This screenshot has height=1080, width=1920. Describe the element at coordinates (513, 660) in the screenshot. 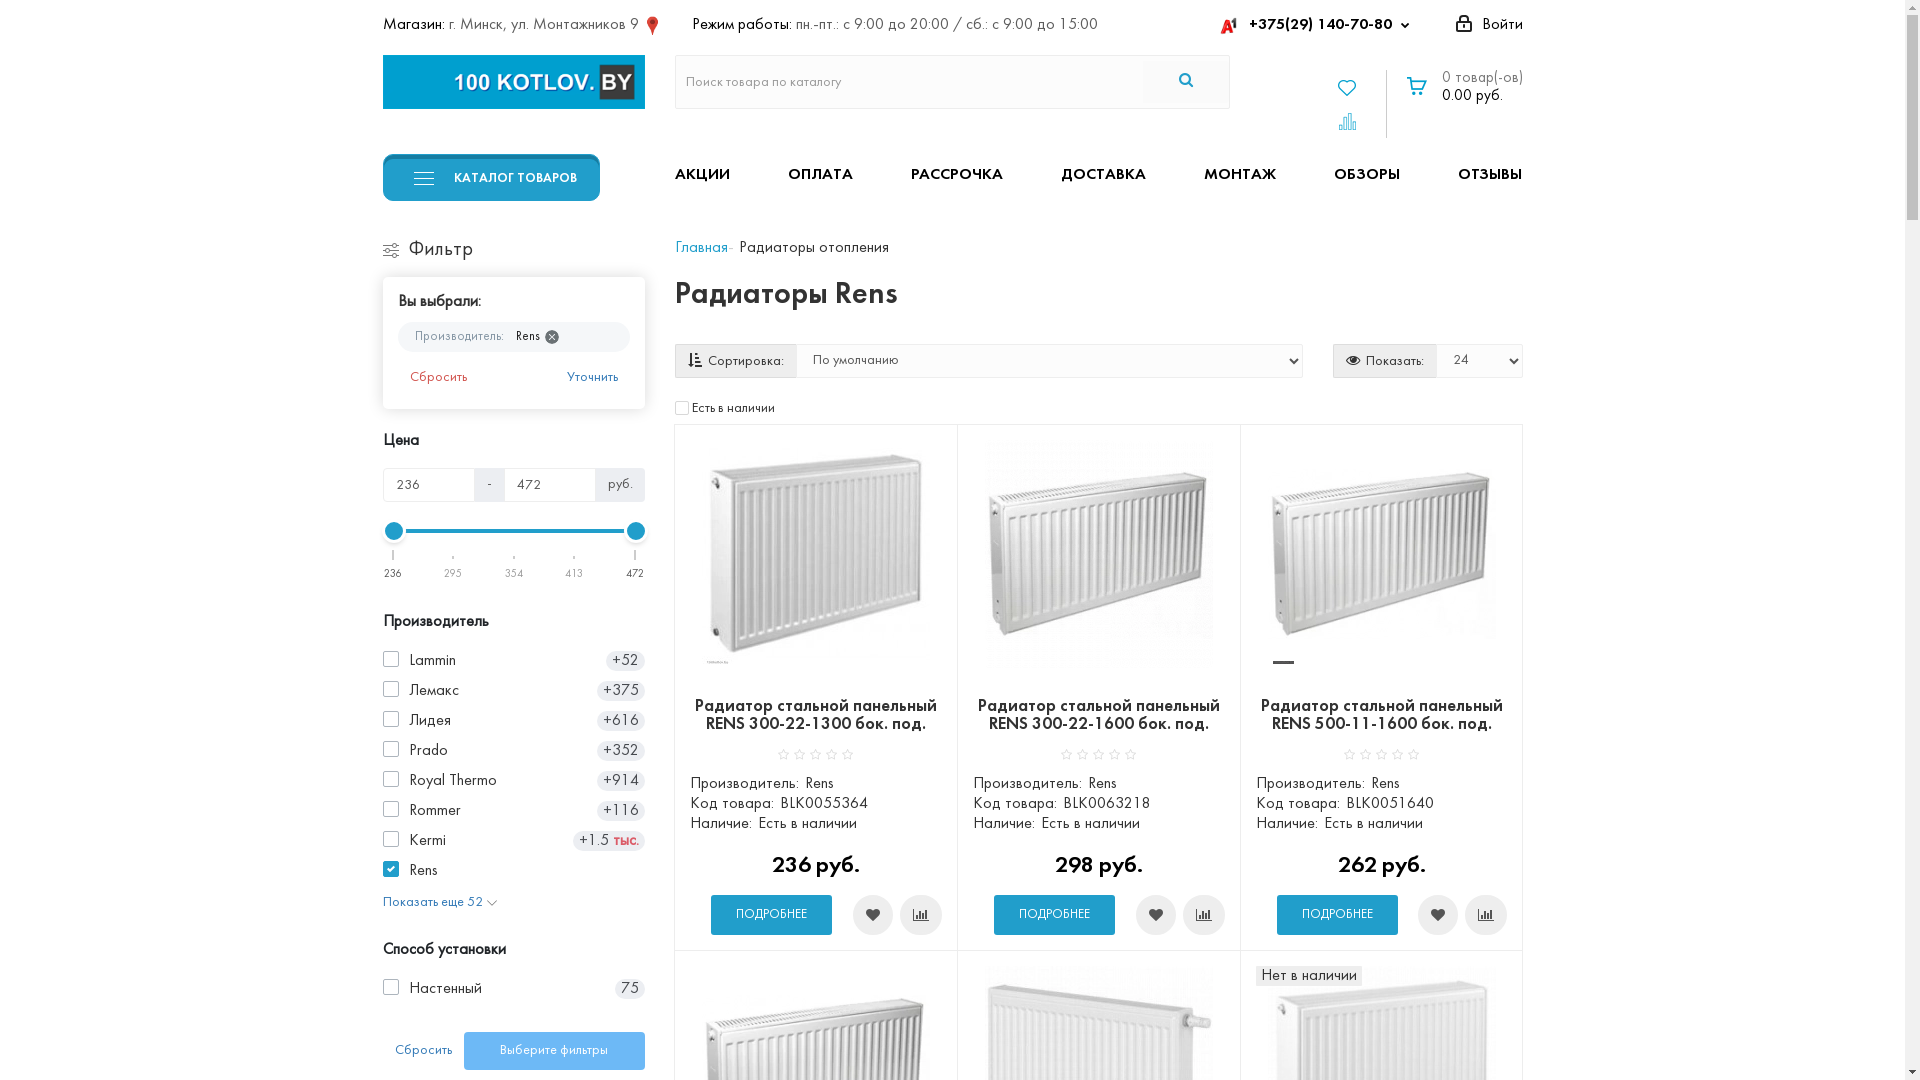

I see `'Lammin` at that location.